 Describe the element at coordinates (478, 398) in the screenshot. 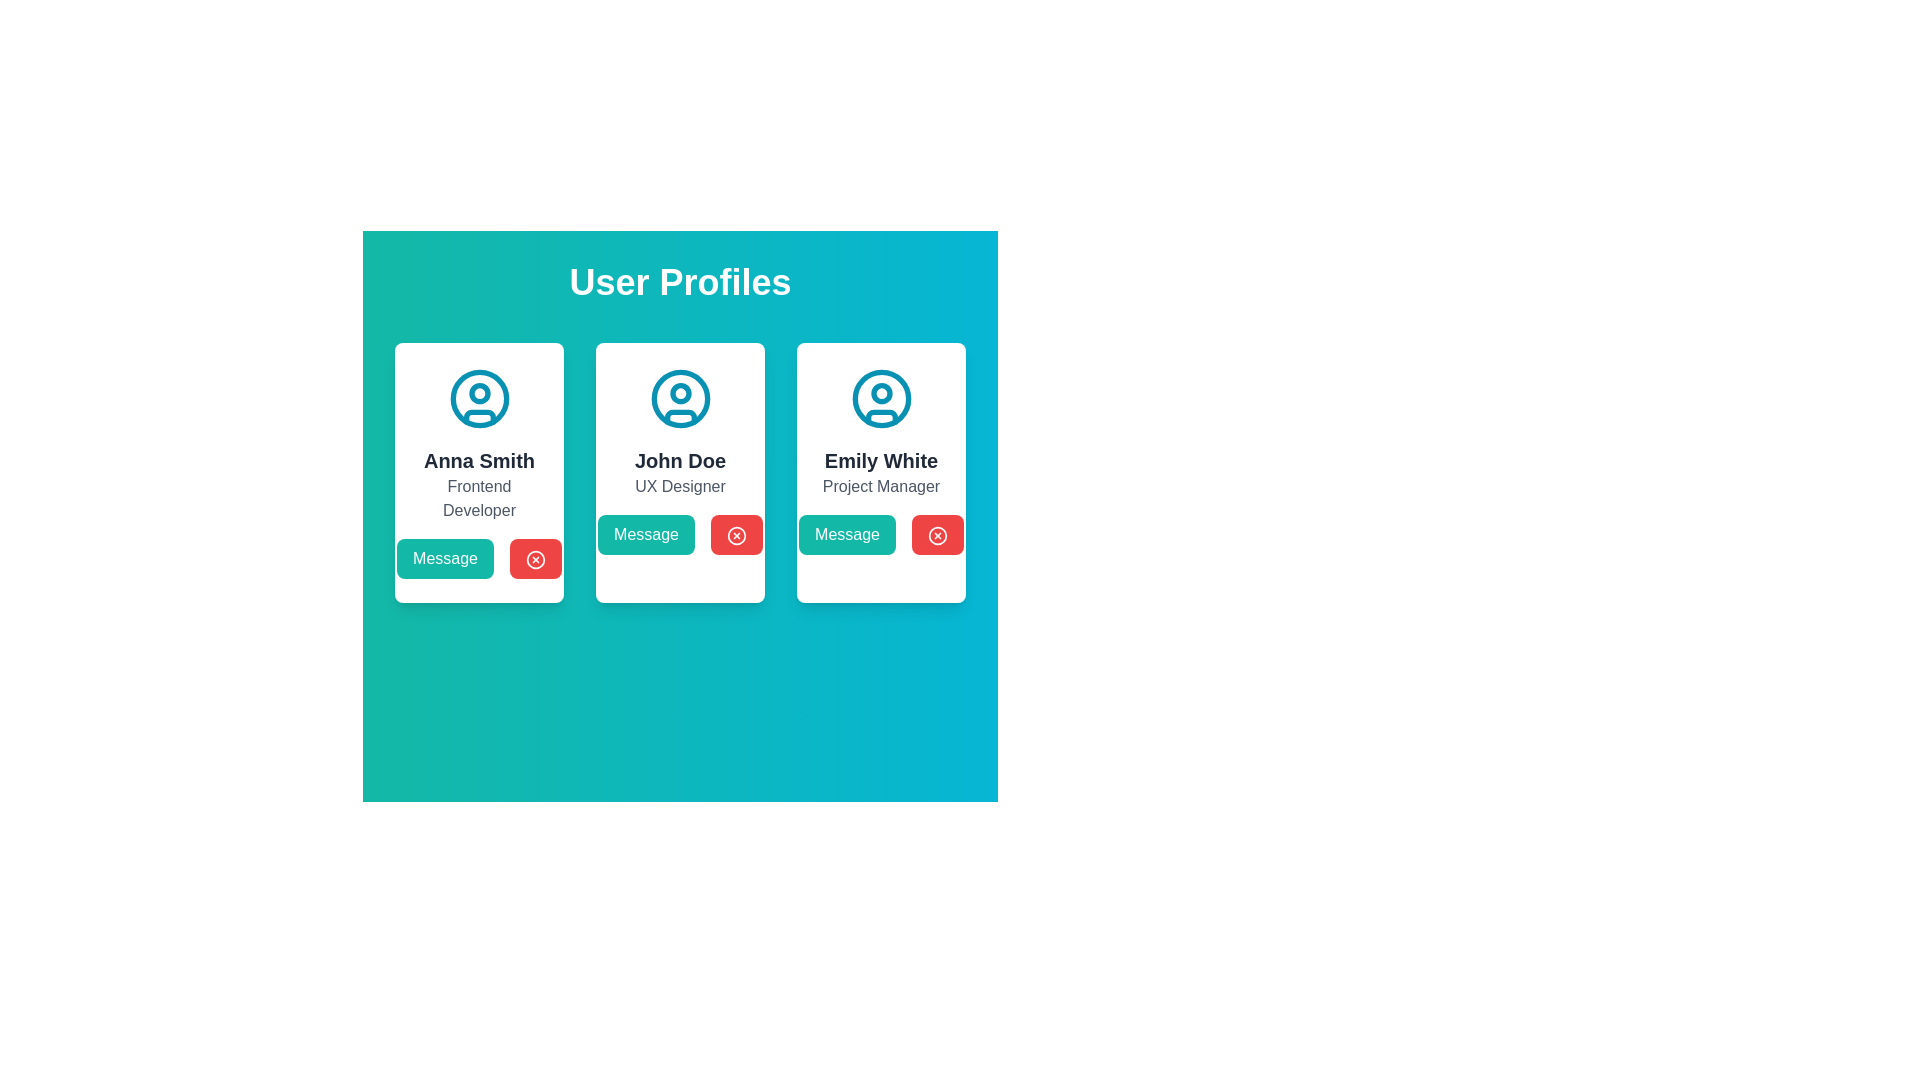

I see `the user profile icon, which is an abstract style graphic of a simplified human figure in a cyan circular boundary, located at the top of the card labeled 'Anna Smith'` at that location.